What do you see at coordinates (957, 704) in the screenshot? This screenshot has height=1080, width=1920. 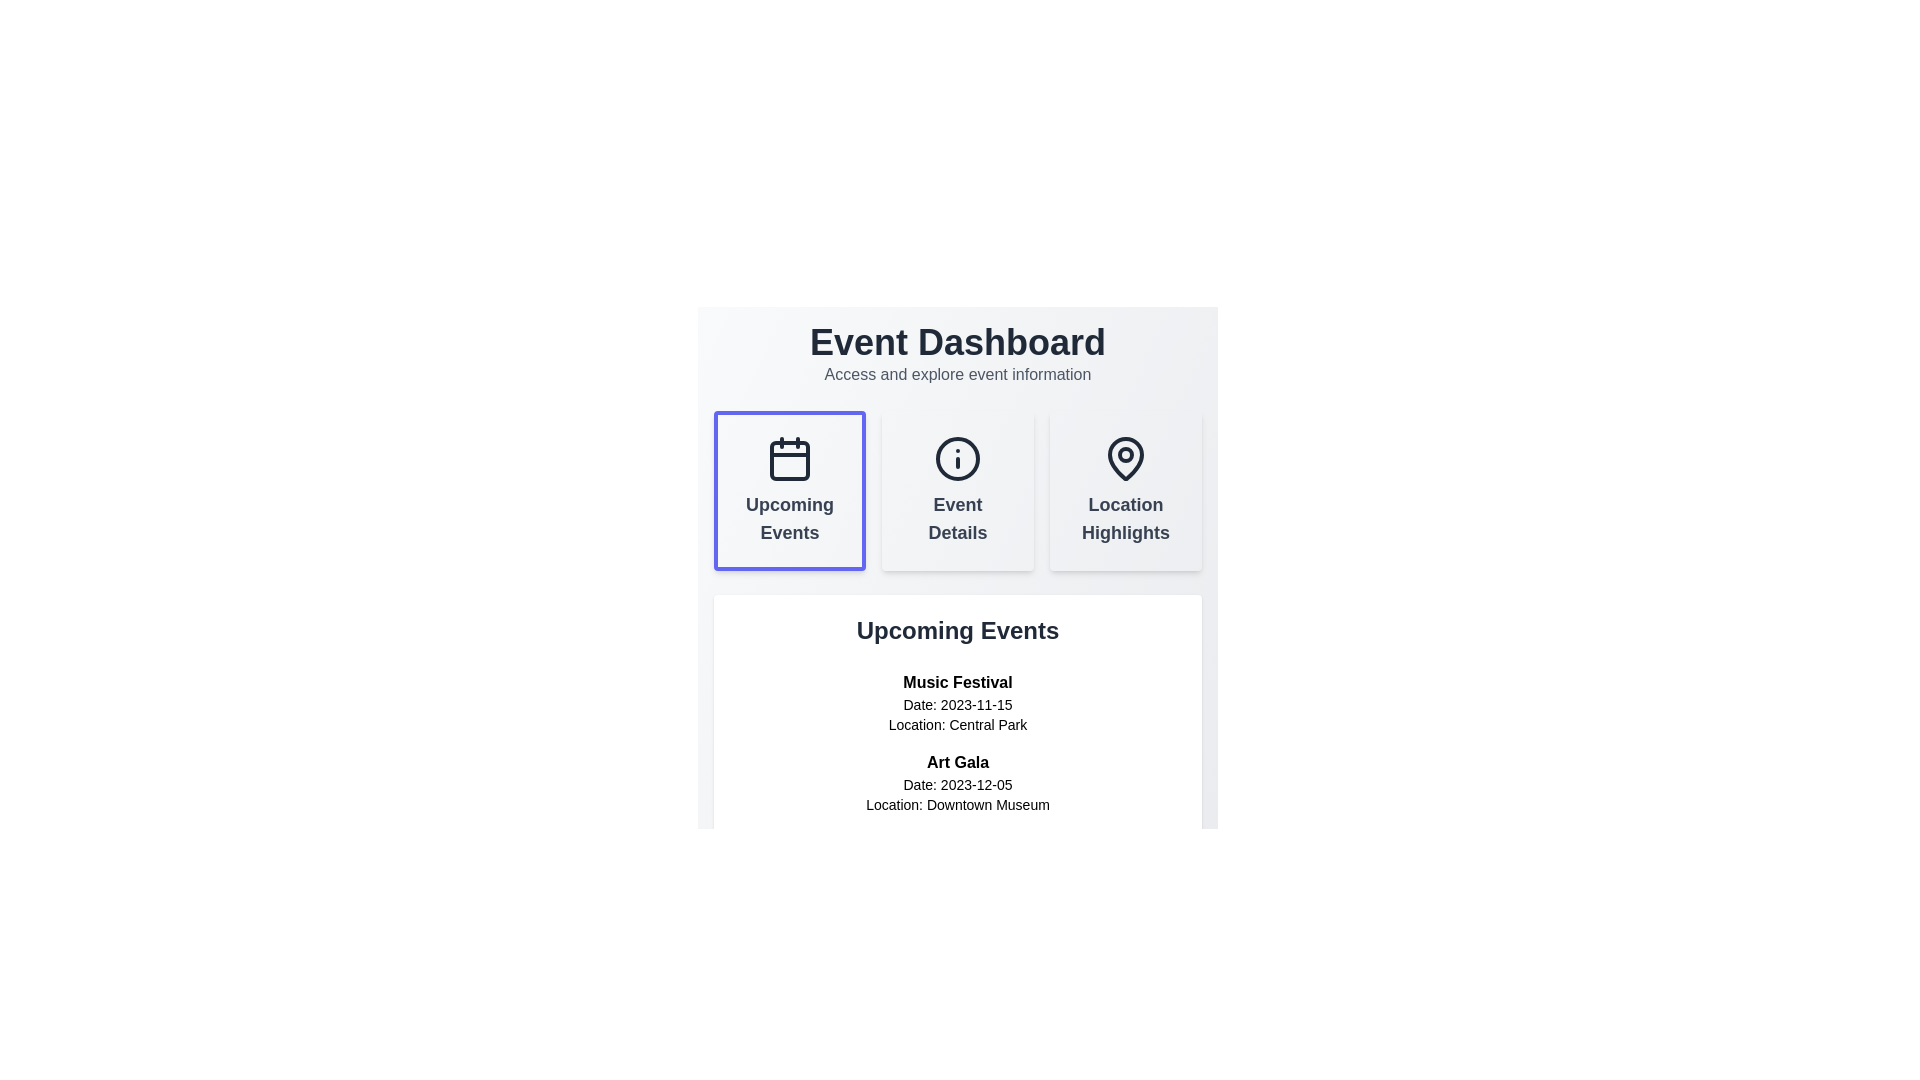 I see `the text element that reads 'Date: 2023-11-15', which is styled in a clean, sans-serif typeface and is located directly below the event name 'Music Festival'` at bounding box center [957, 704].